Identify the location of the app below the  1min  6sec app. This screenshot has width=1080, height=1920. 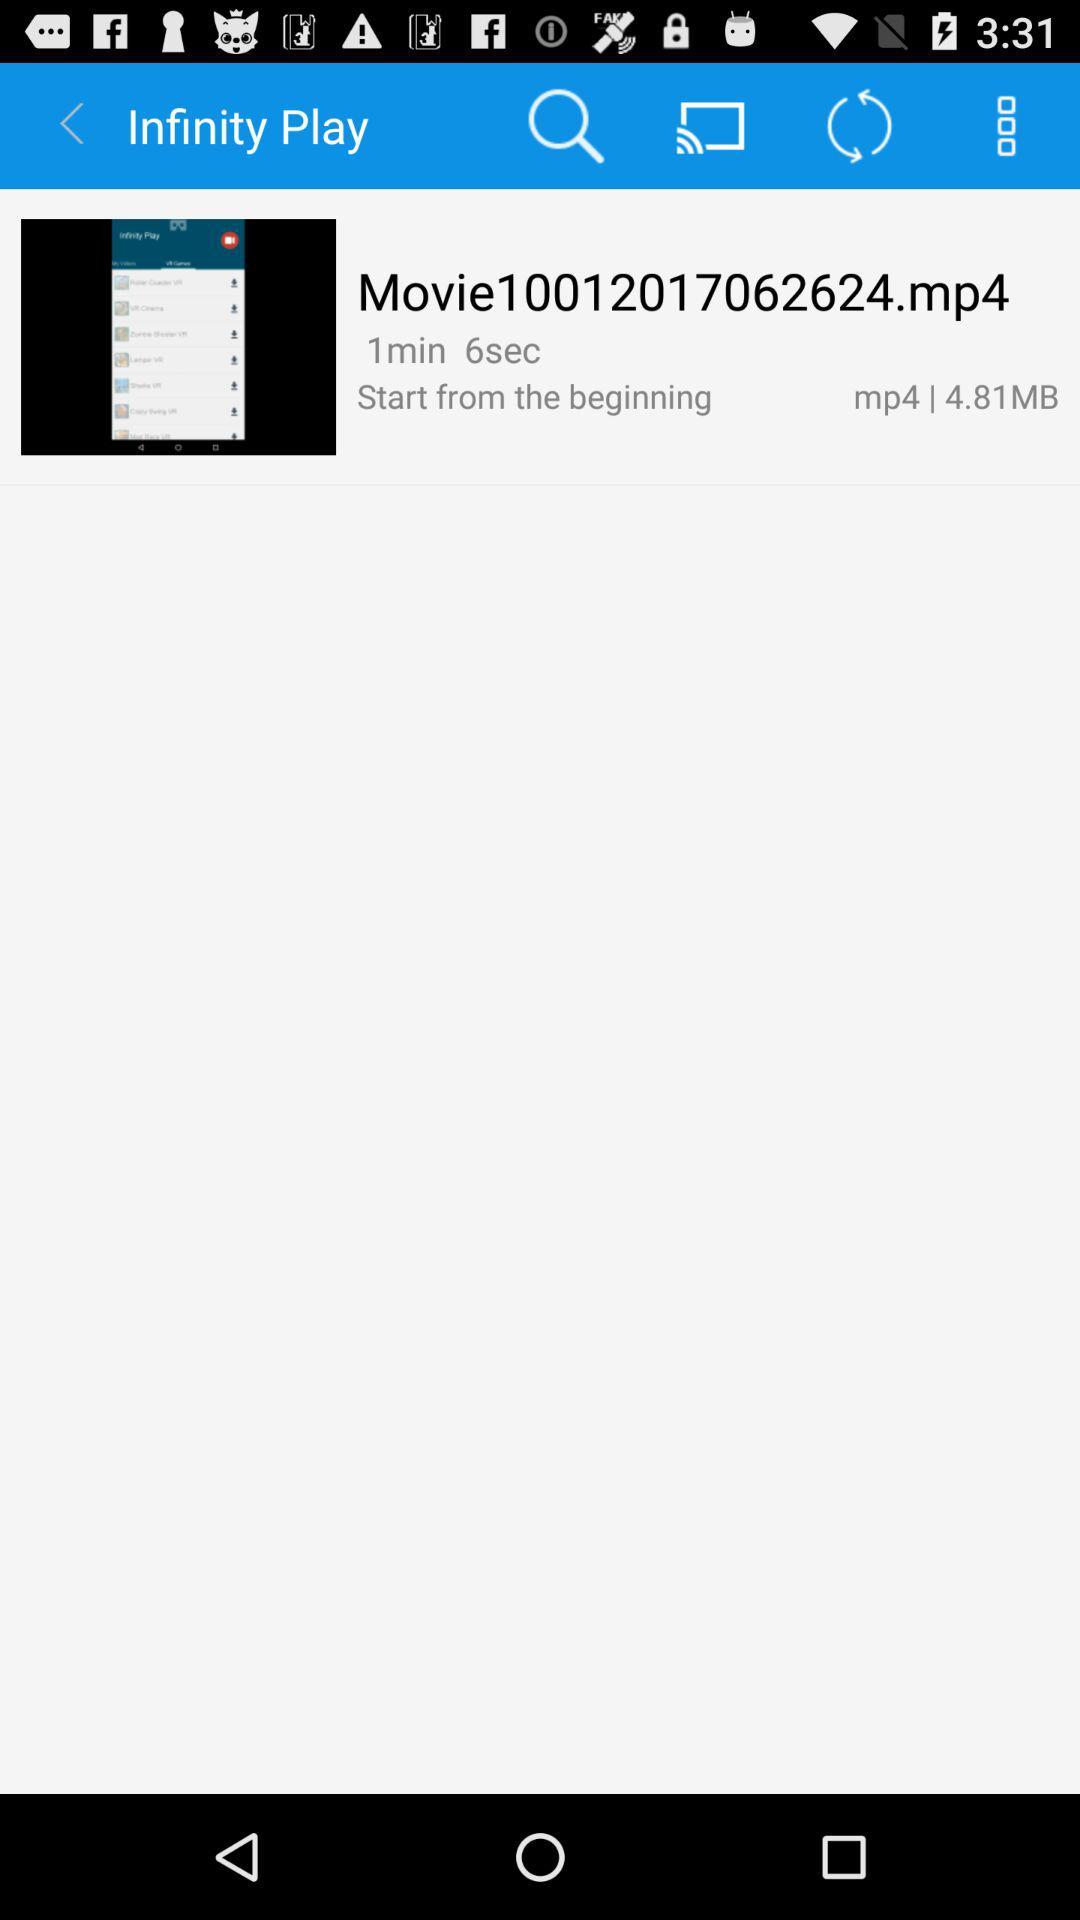
(593, 395).